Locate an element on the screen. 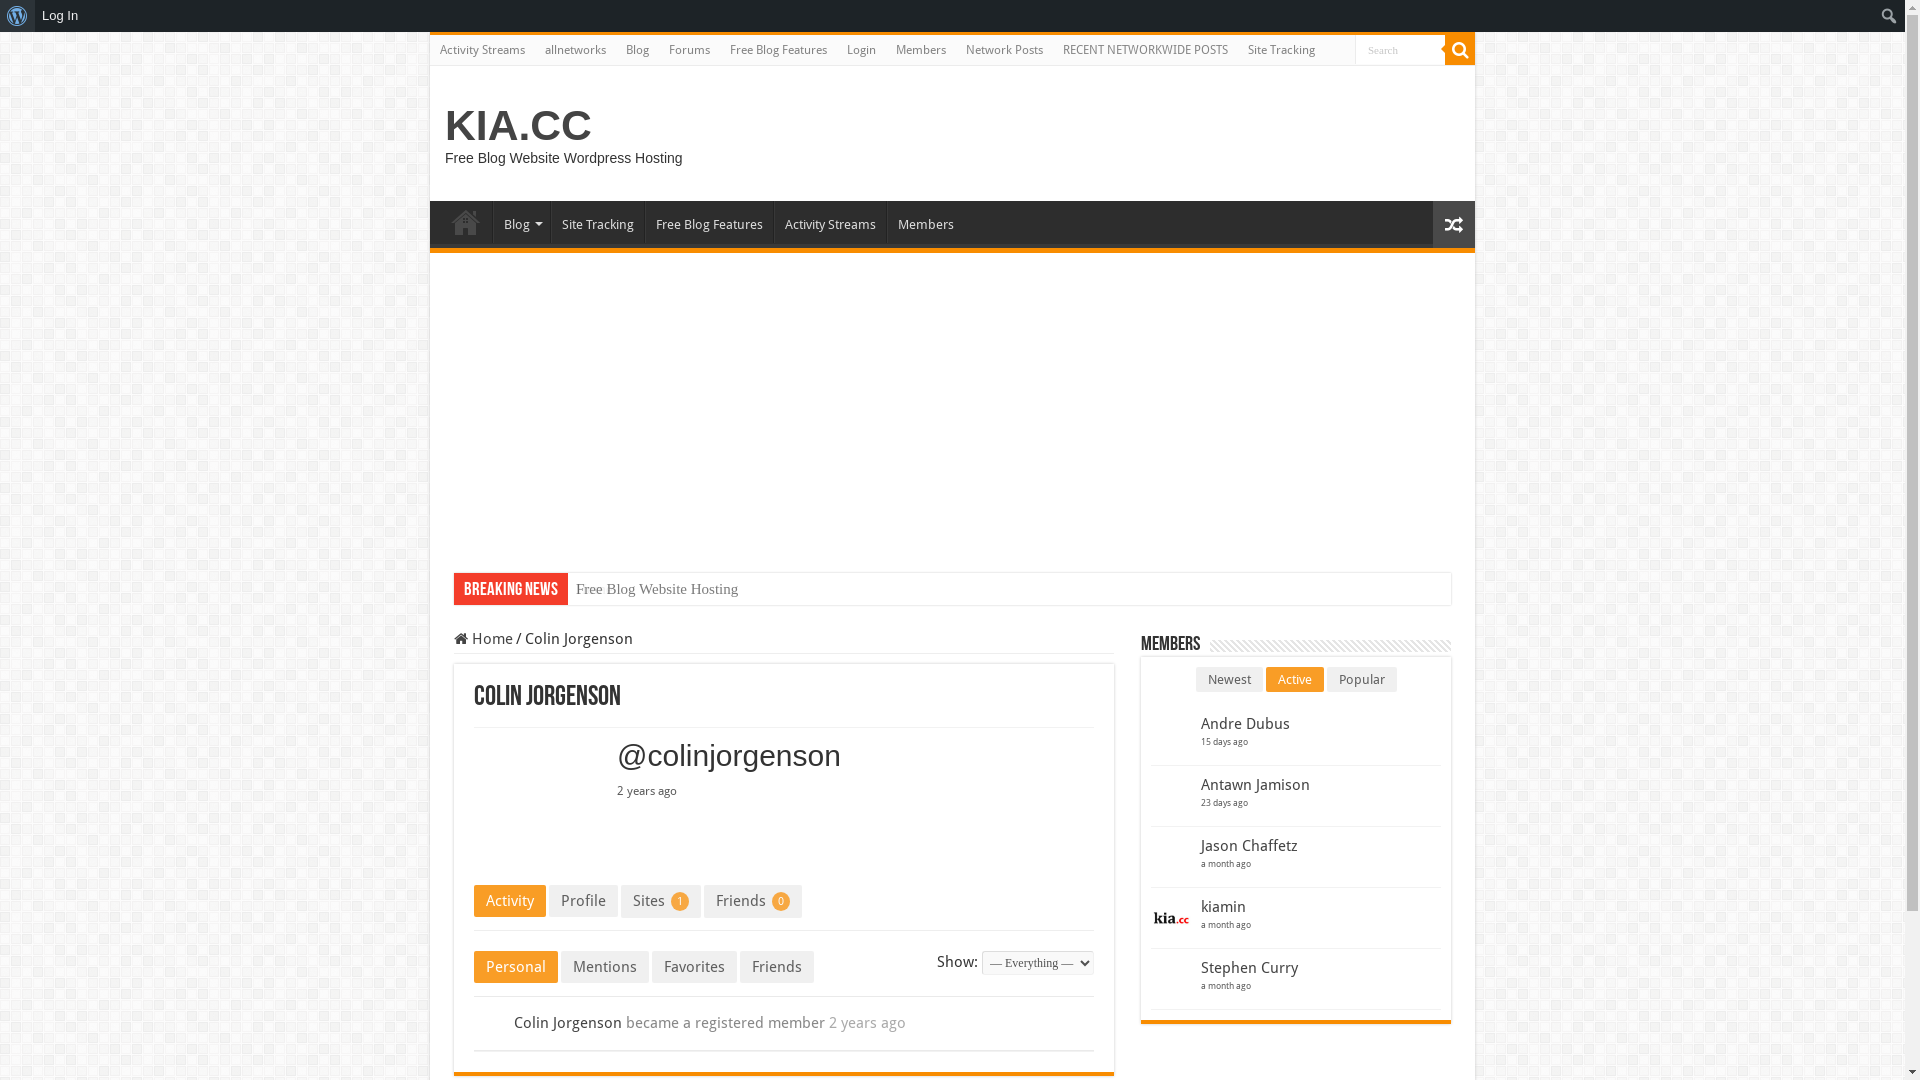 The image size is (1920, 1080). 'Login' is located at coordinates (861, 49).